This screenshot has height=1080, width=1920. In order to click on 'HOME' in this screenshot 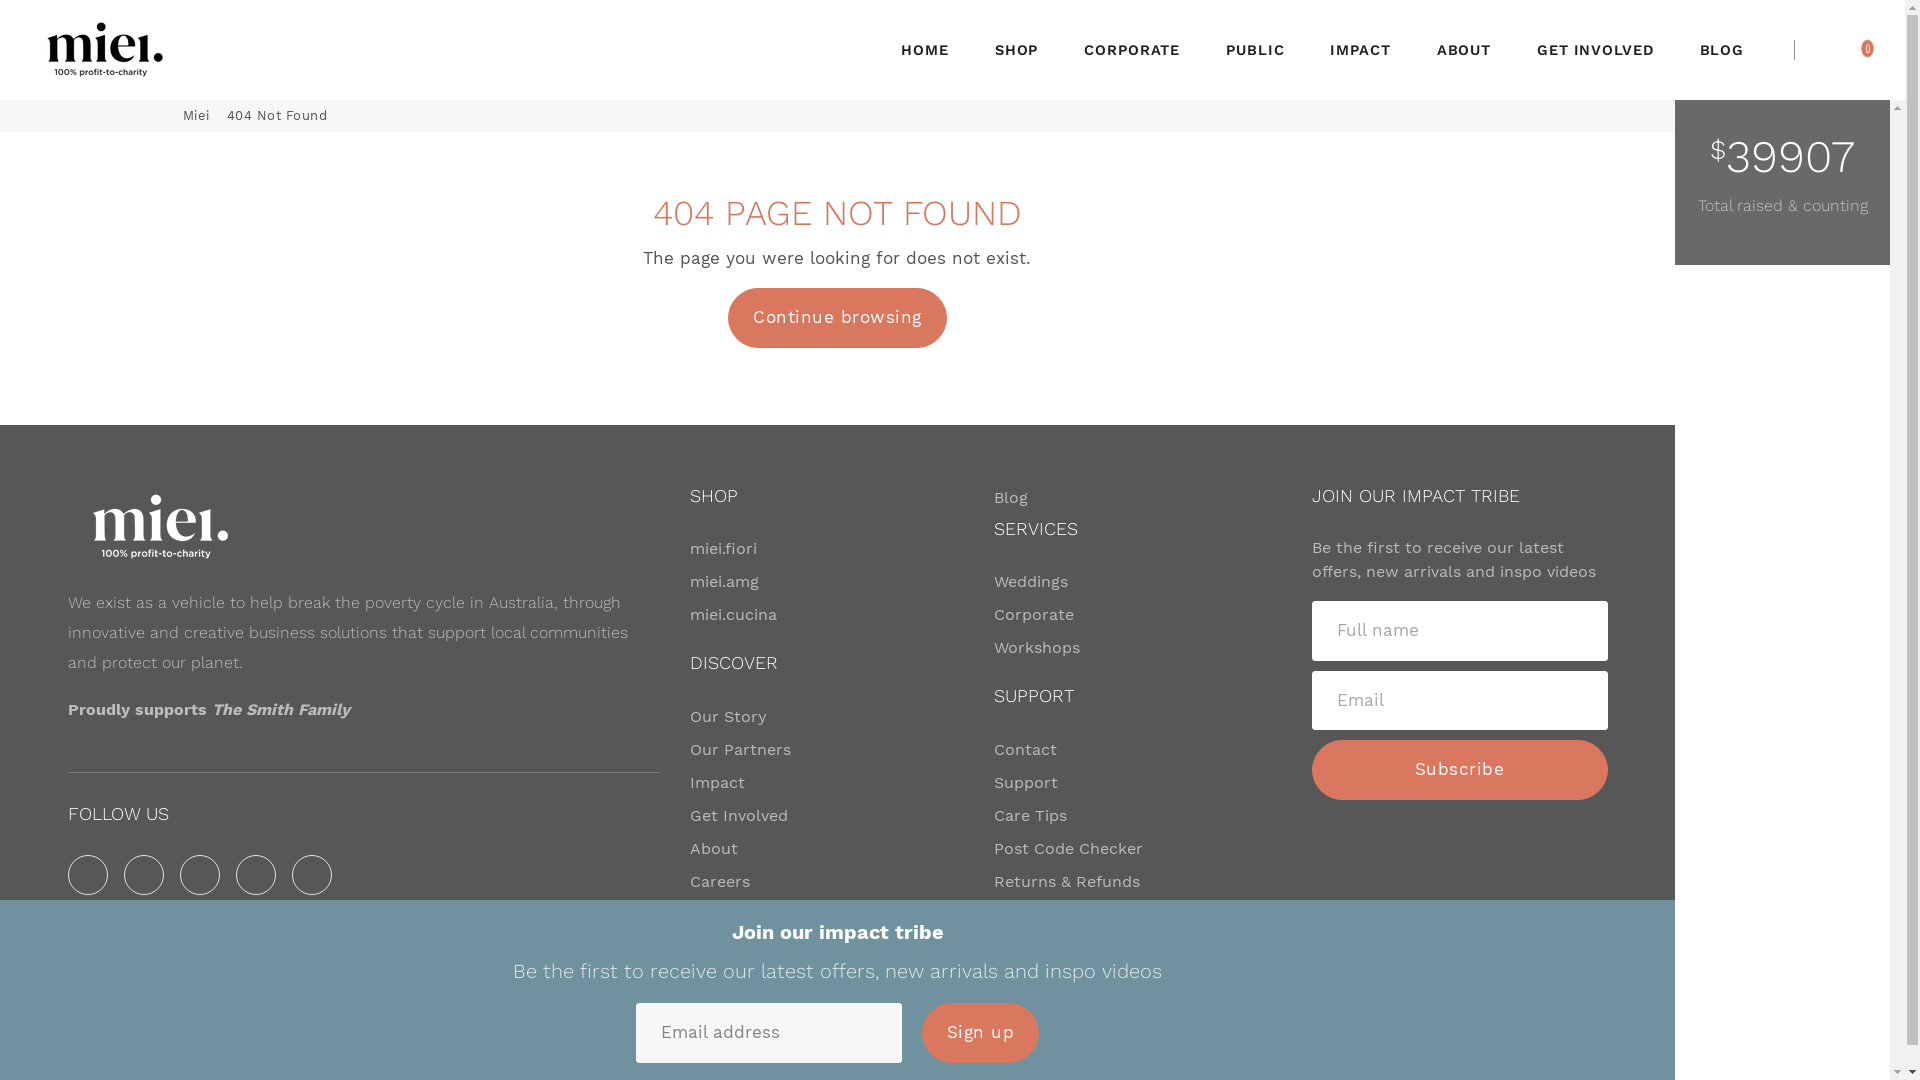, I will do `click(924, 49)`.